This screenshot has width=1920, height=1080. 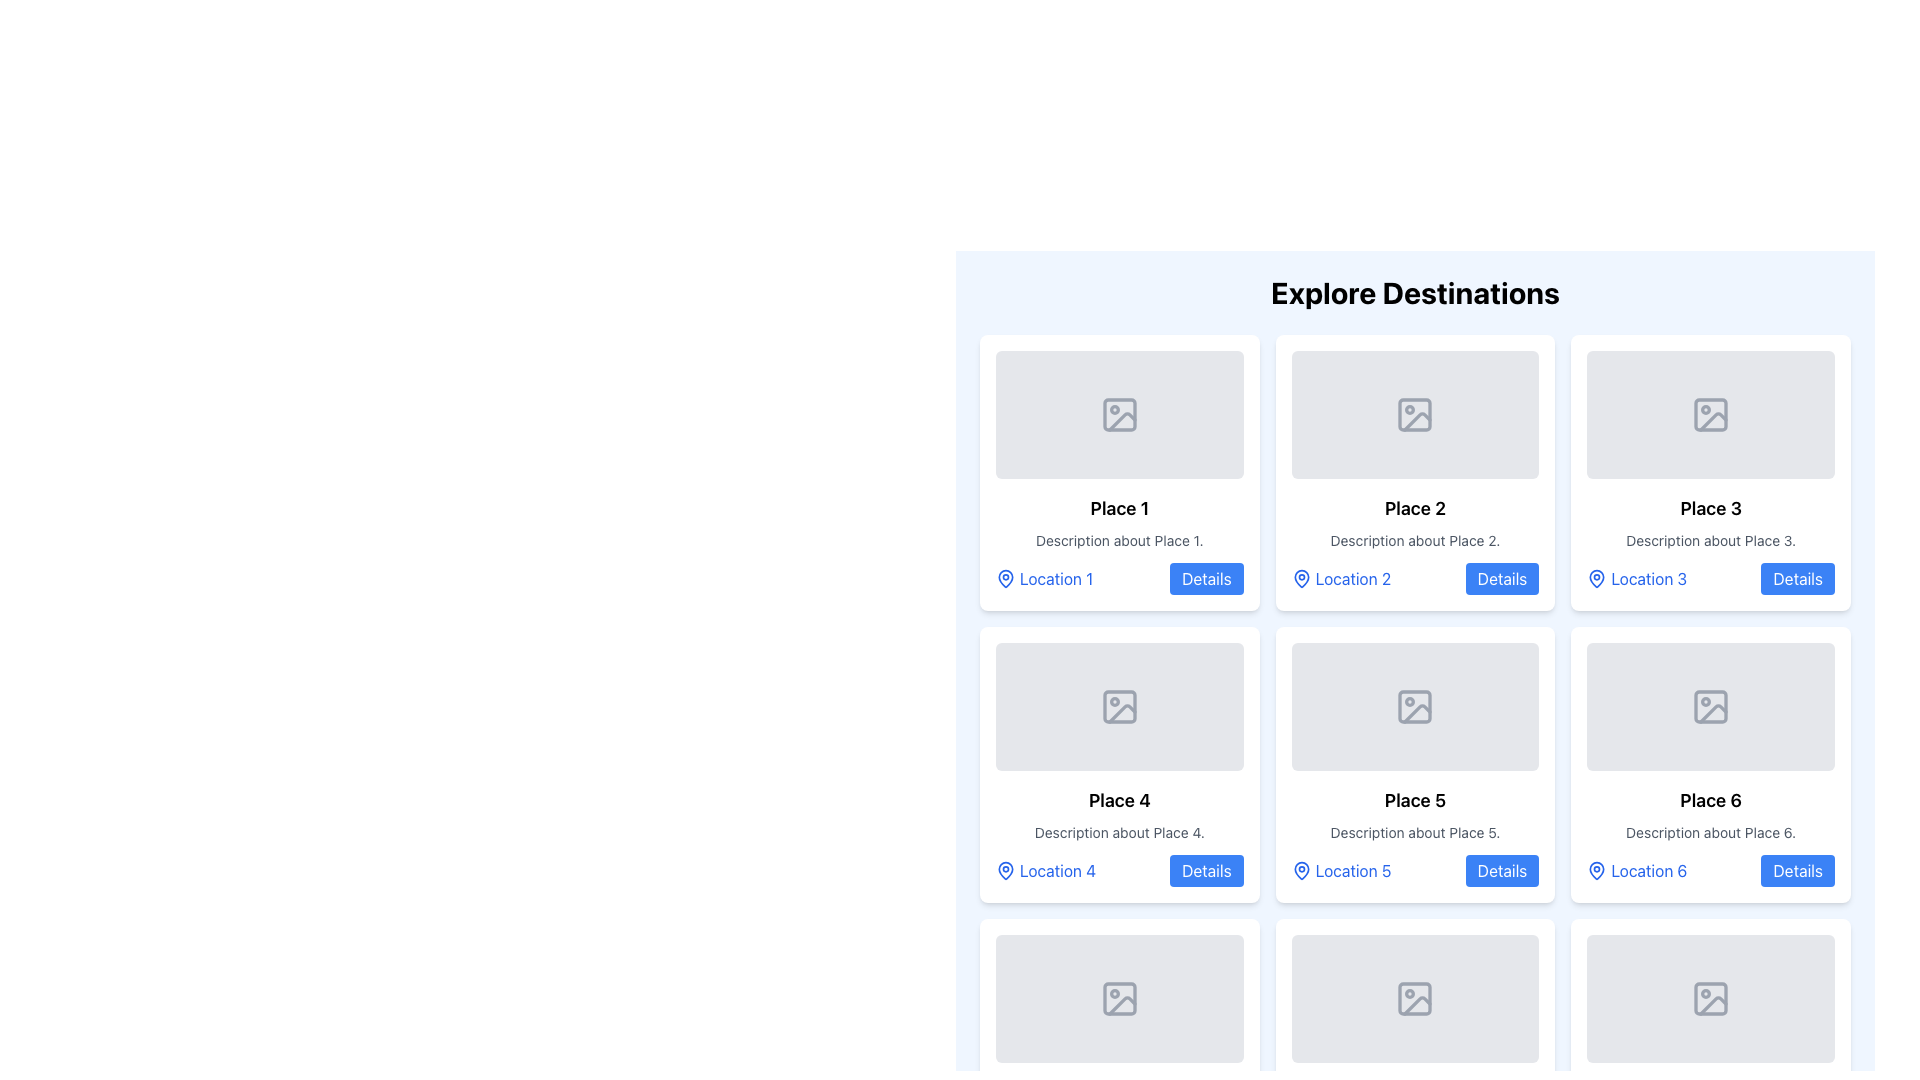 I want to click on the gray landscape icon within the fourth card of the grid layout under 'Explore Destinations', so click(x=1122, y=712).